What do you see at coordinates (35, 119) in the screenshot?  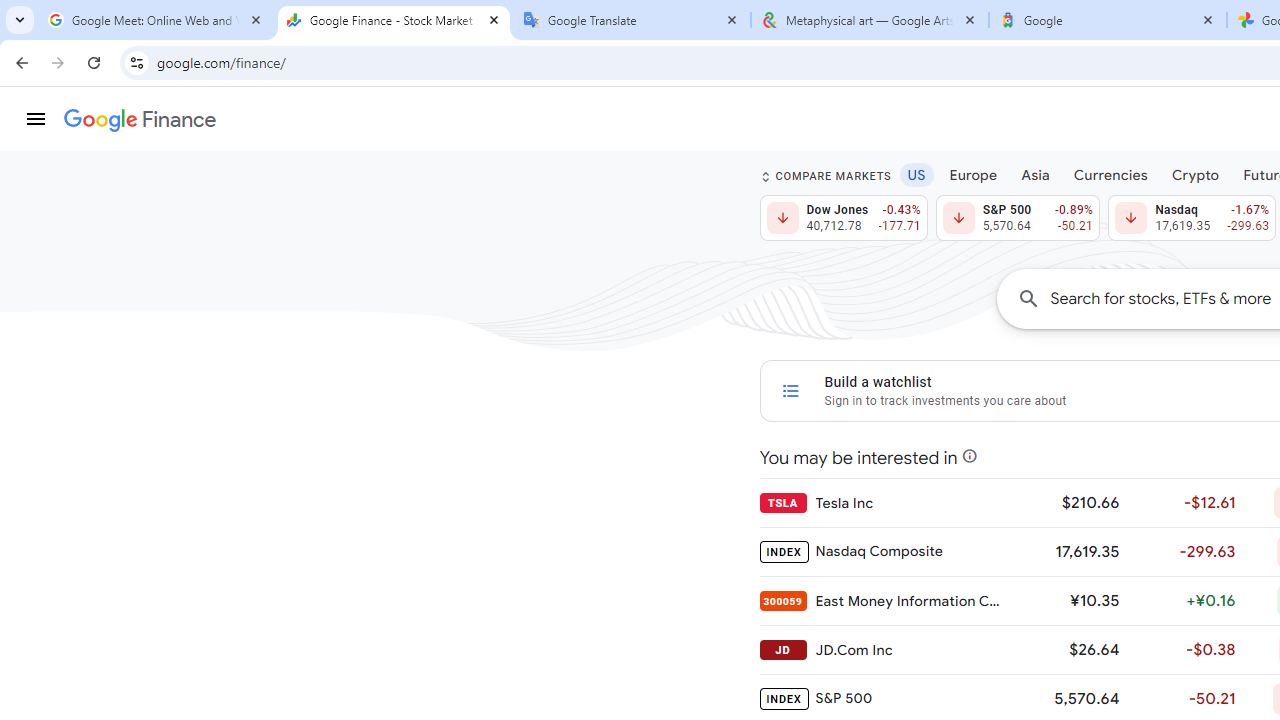 I see `'Main menu'` at bounding box center [35, 119].